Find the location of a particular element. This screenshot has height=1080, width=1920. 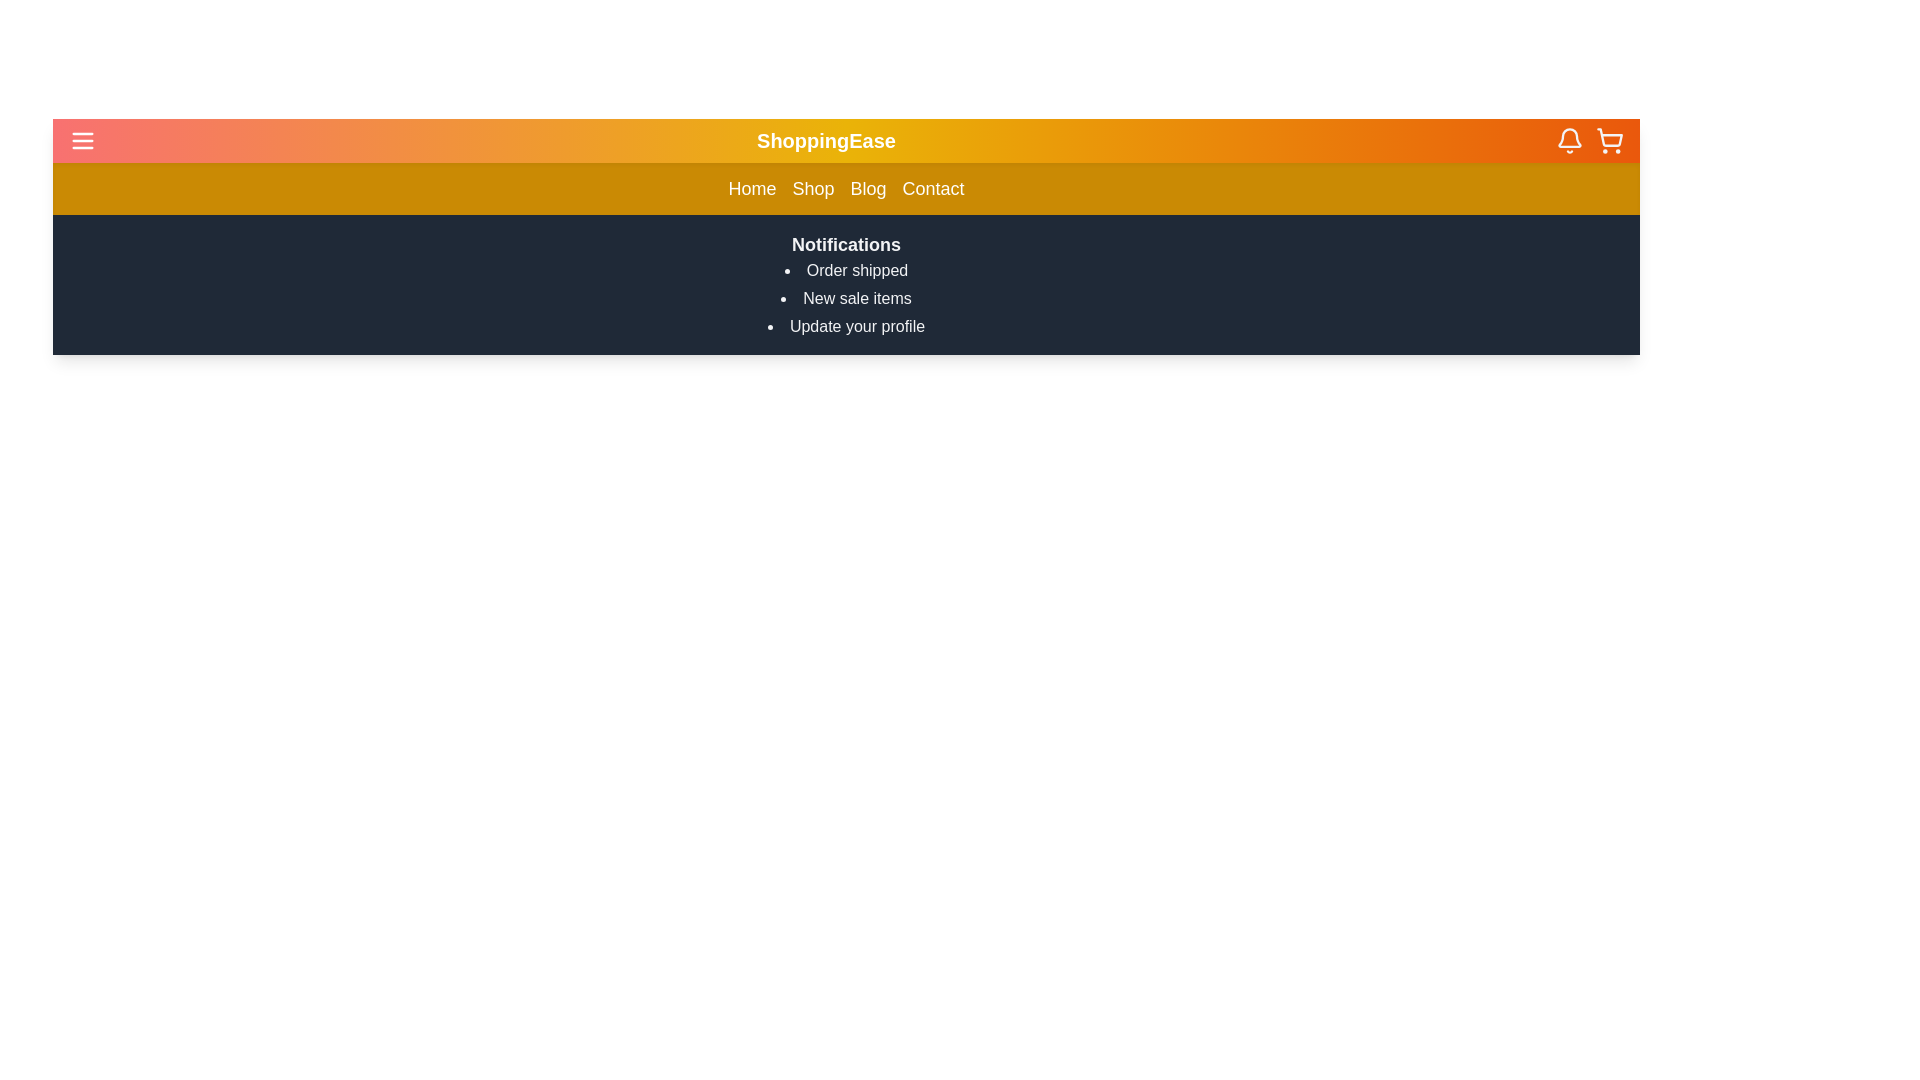

the shopping cart icon button located in the upper right corner of the navigation bar to trigger a tooltip or visual effect is located at coordinates (1610, 136).